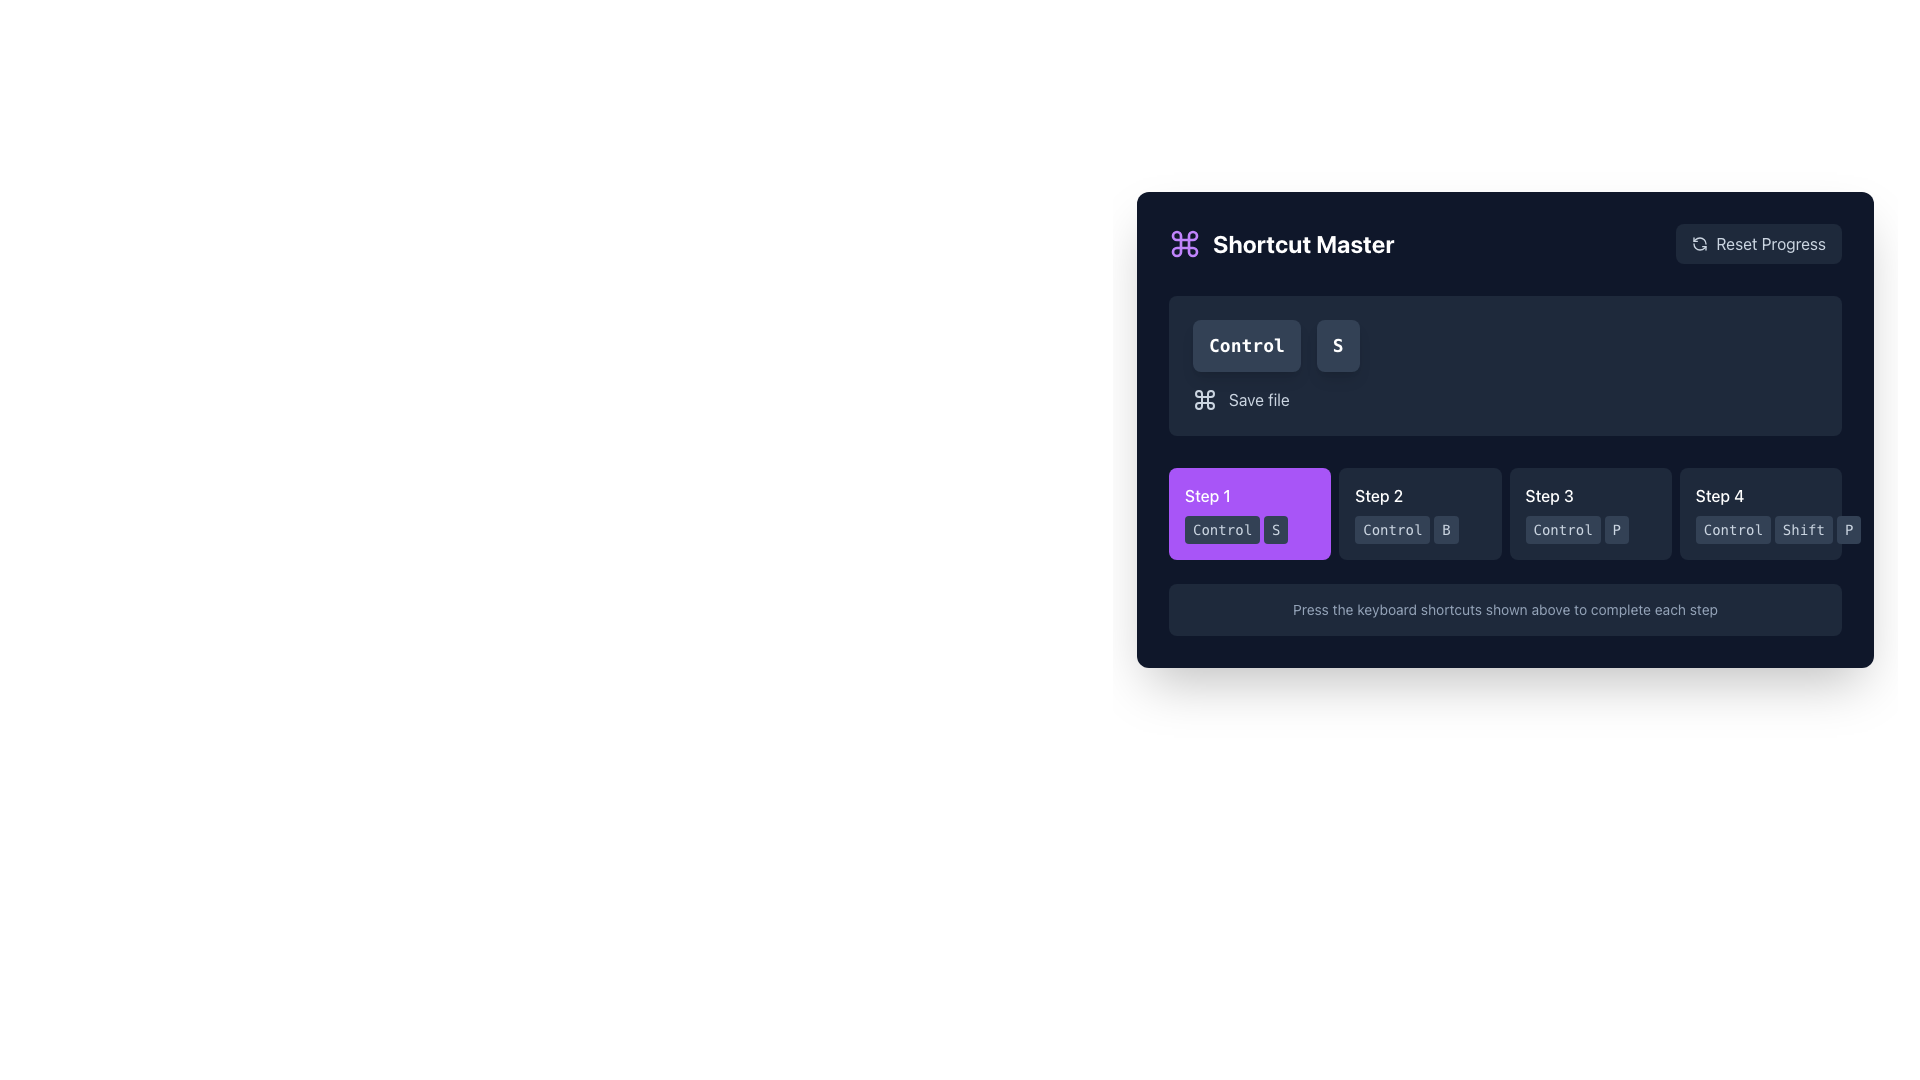 This screenshot has height=1080, width=1920. Describe the element at coordinates (1338, 345) in the screenshot. I see `the button-like element with the letter 'S', which has a dark slate gray background and is styled with a bold font and shadows` at that location.